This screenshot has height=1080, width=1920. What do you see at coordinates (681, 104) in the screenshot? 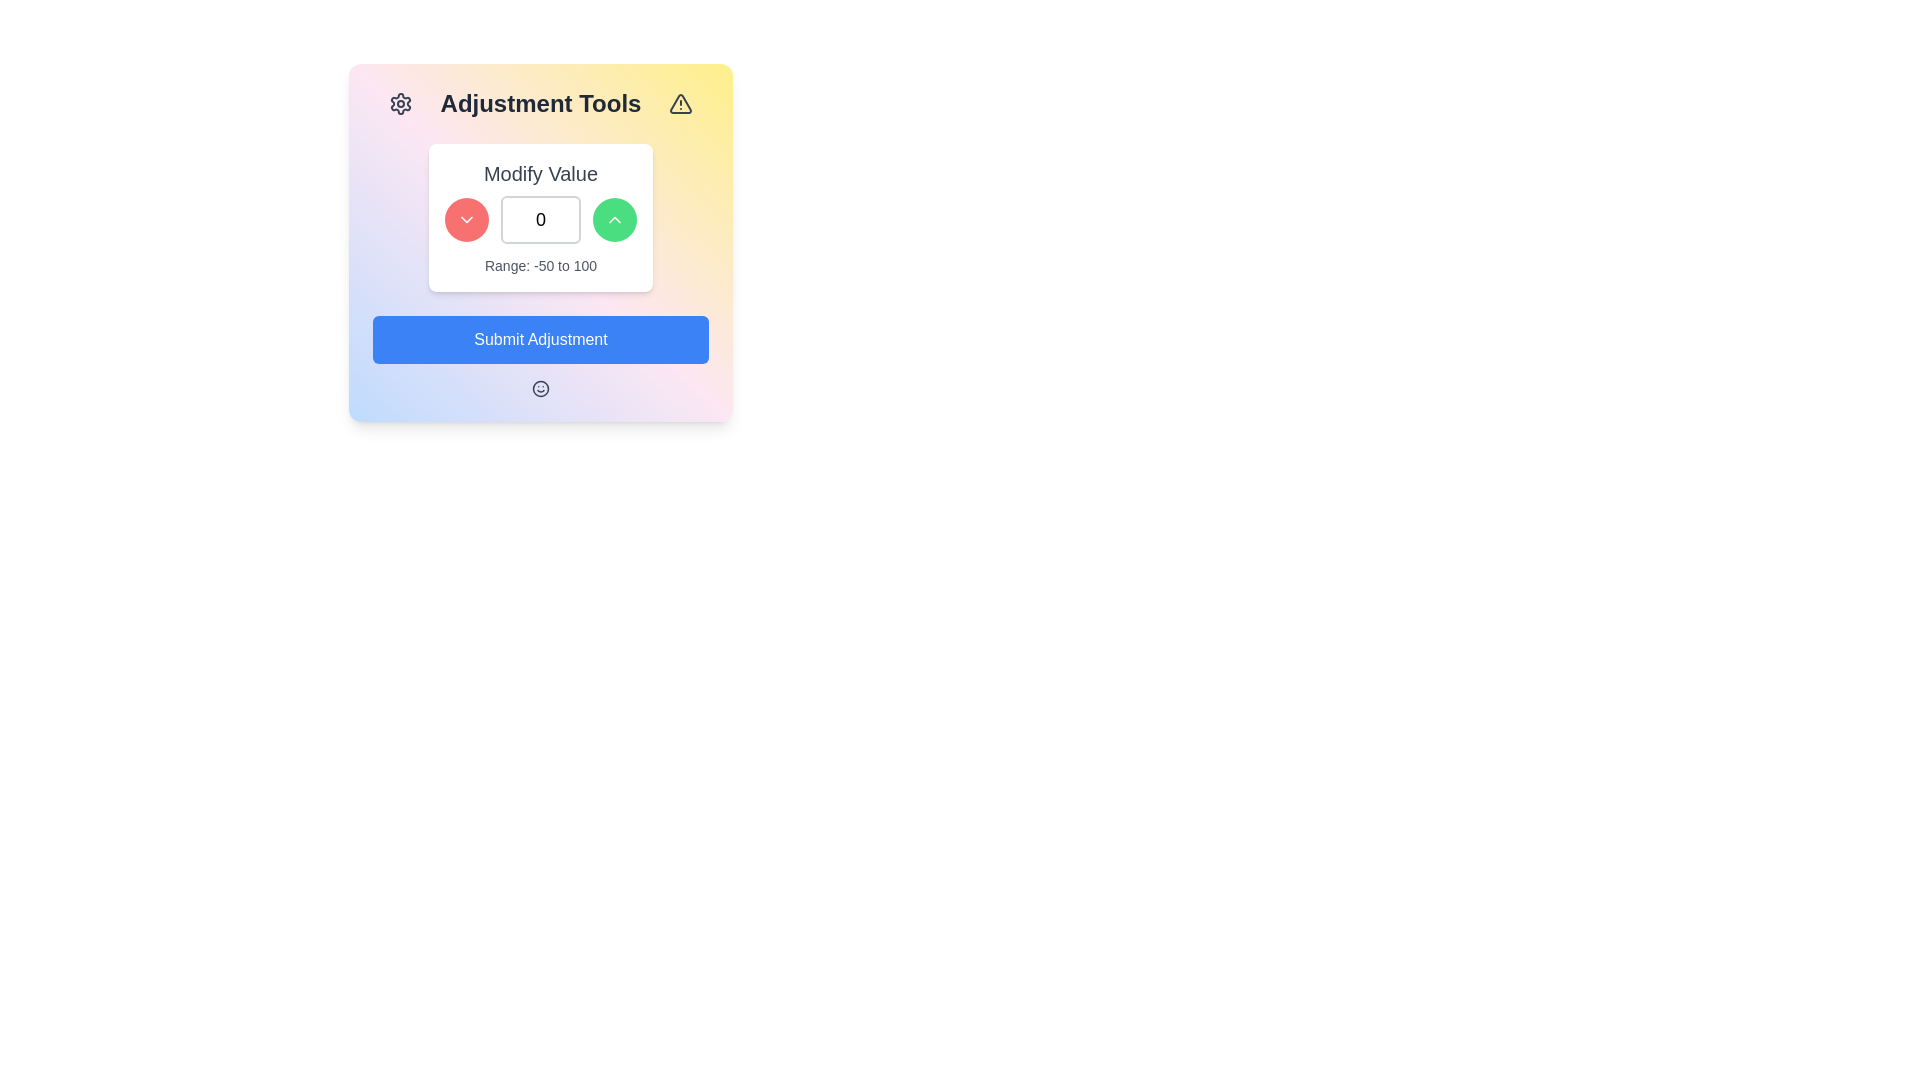
I see `the triangular alert icon located at the top-right corner of the 'Adjustment Tools' section, which features a bold outline and color scheme representing a warning or notification` at bounding box center [681, 104].